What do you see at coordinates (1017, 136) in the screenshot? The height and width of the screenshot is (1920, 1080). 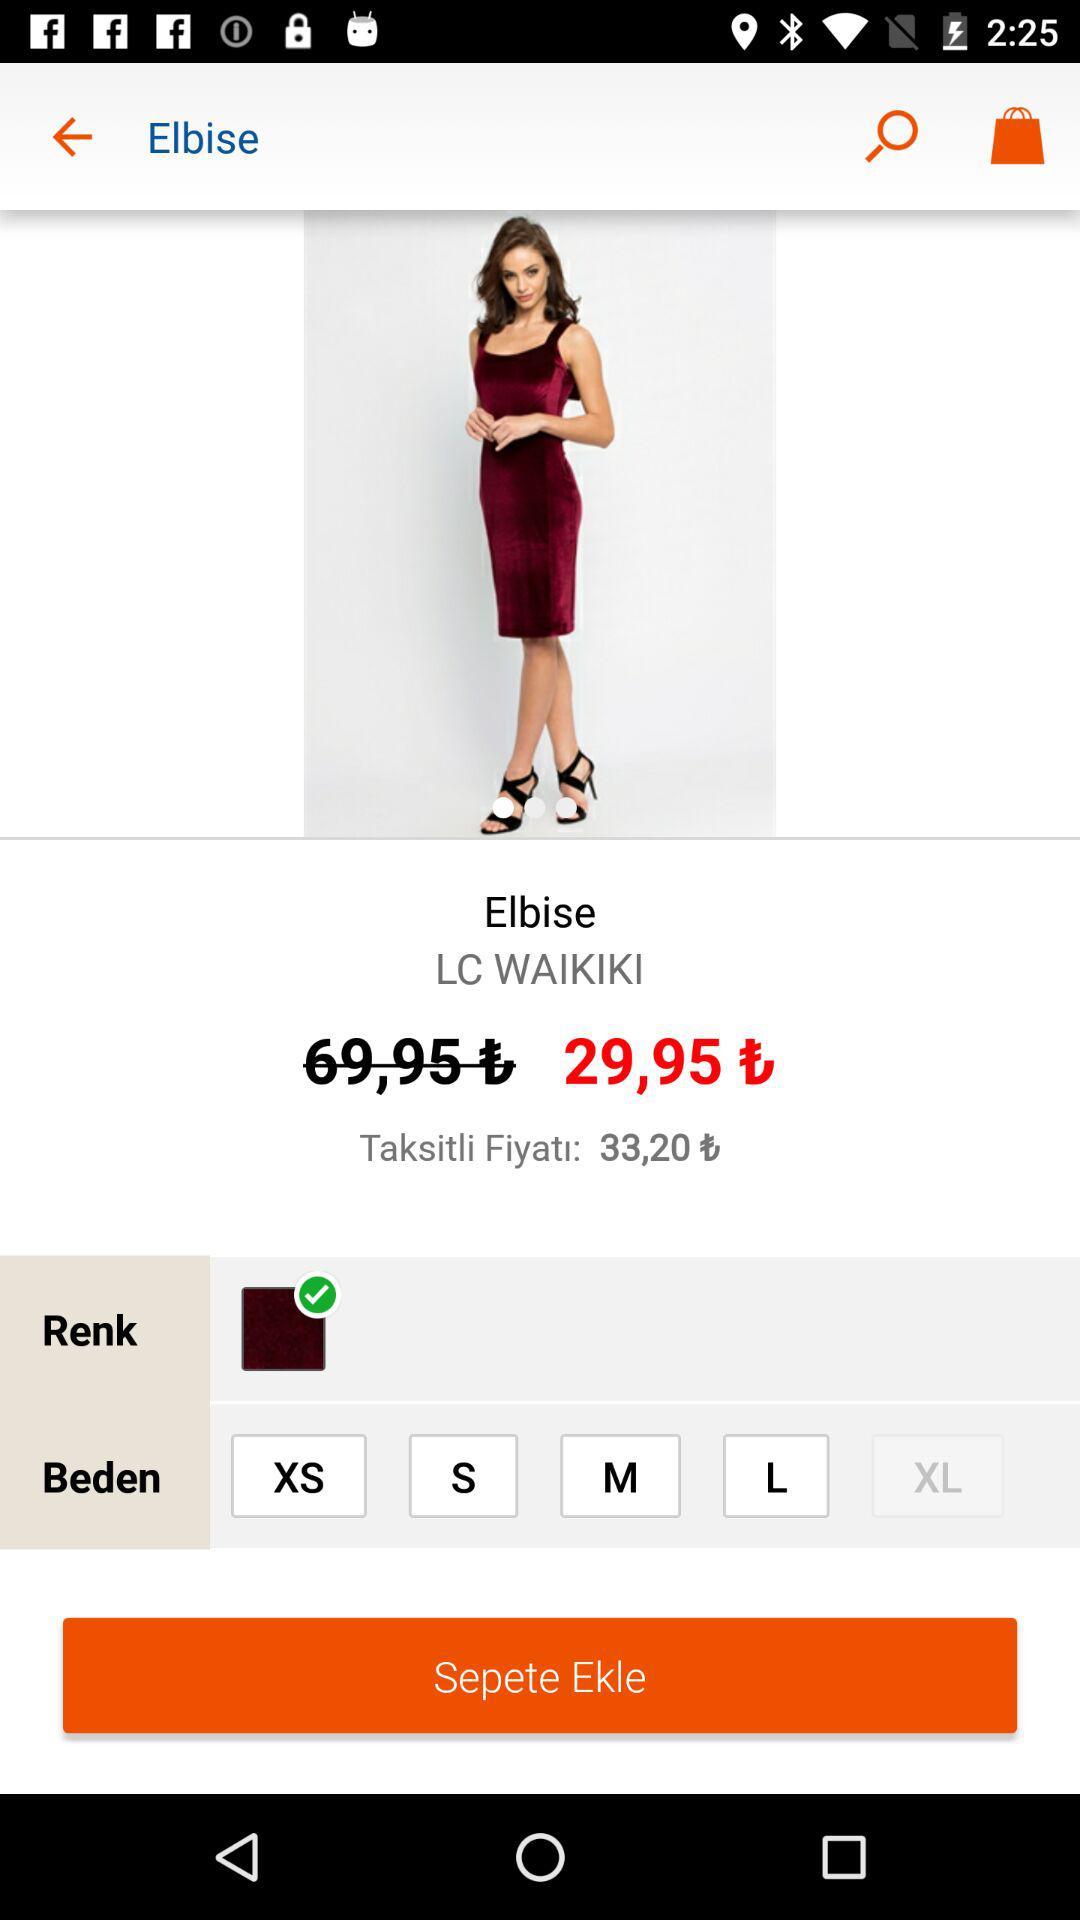 I see `the shopping cart icon` at bounding box center [1017, 136].